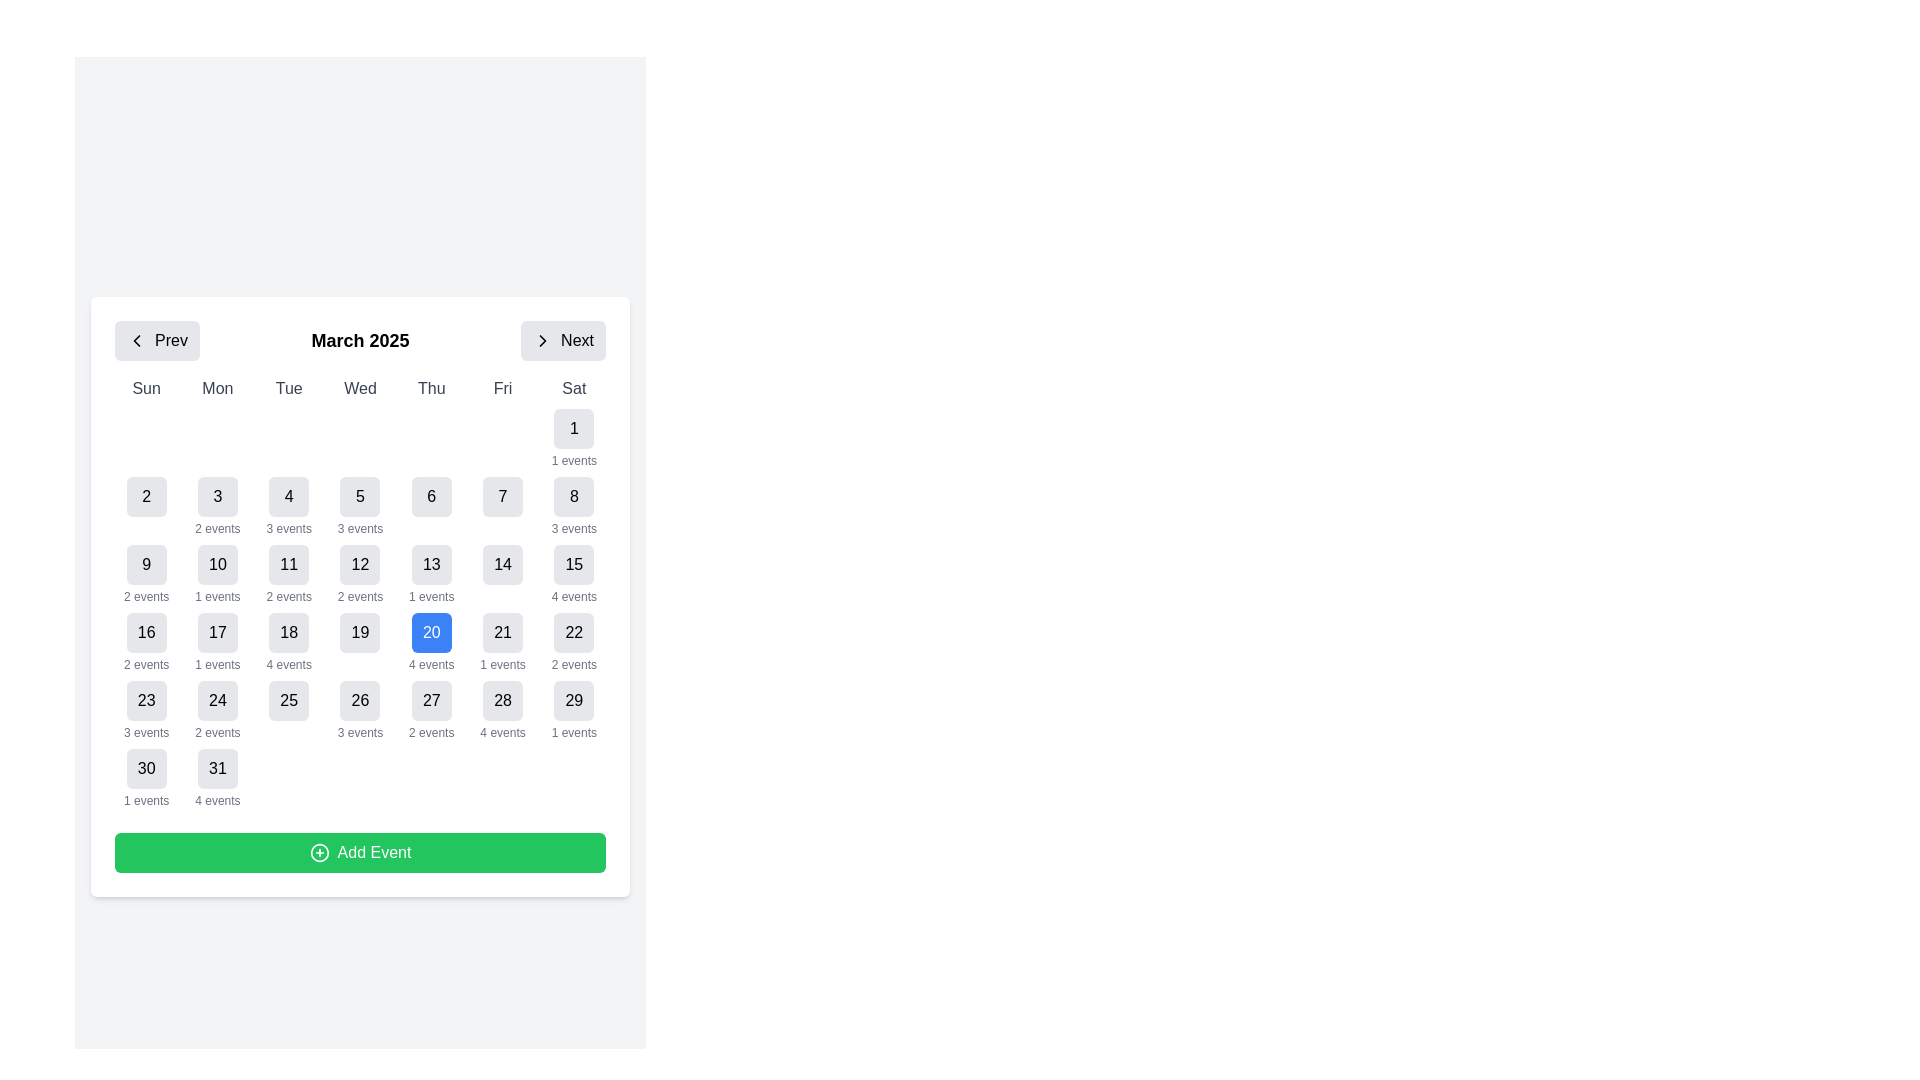 This screenshot has width=1920, height=1080. What do you see at coordinates (145, 732) in the screenshot?
I see `the text label reading '3 events' located beneath the number '23' in the calendar cell for the 23rd day` at bounding box center [145, 732].